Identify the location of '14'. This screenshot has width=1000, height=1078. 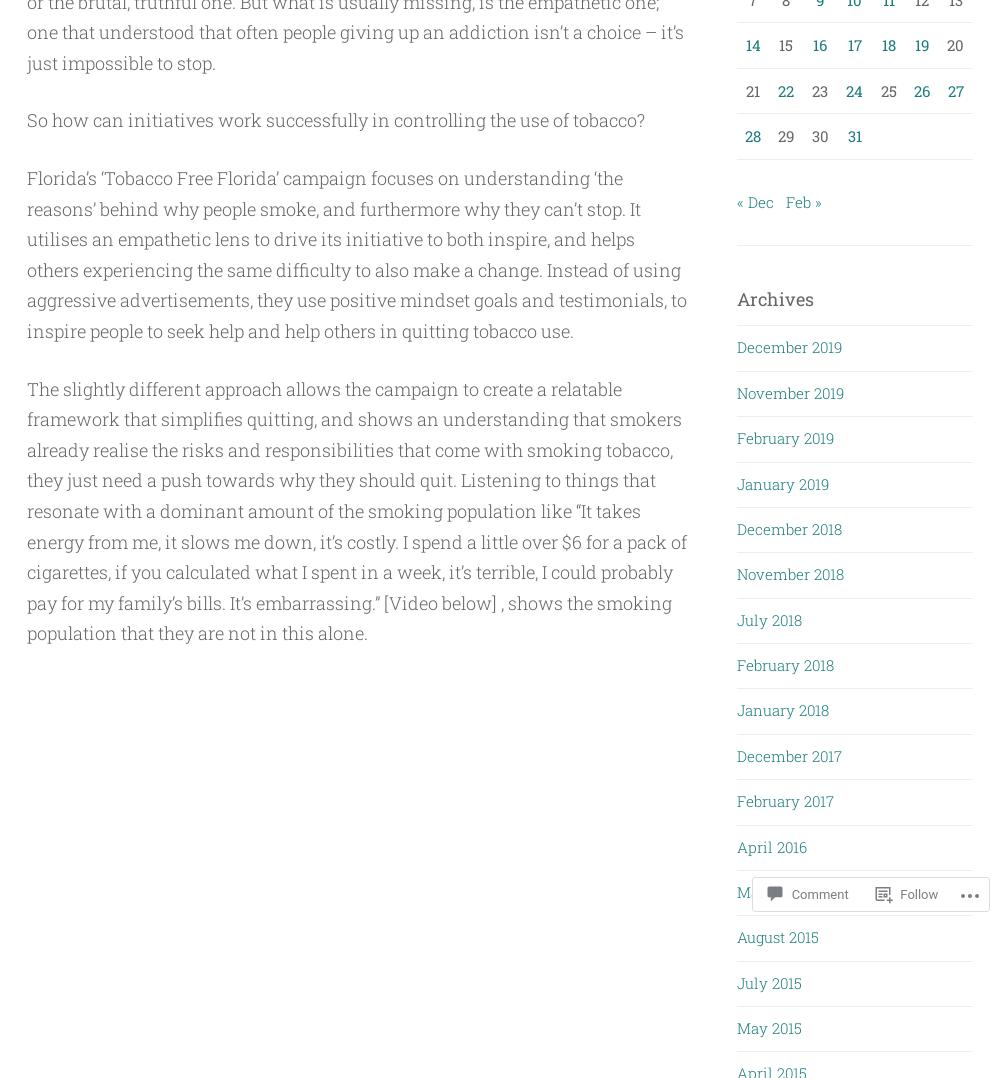
(752, 44).